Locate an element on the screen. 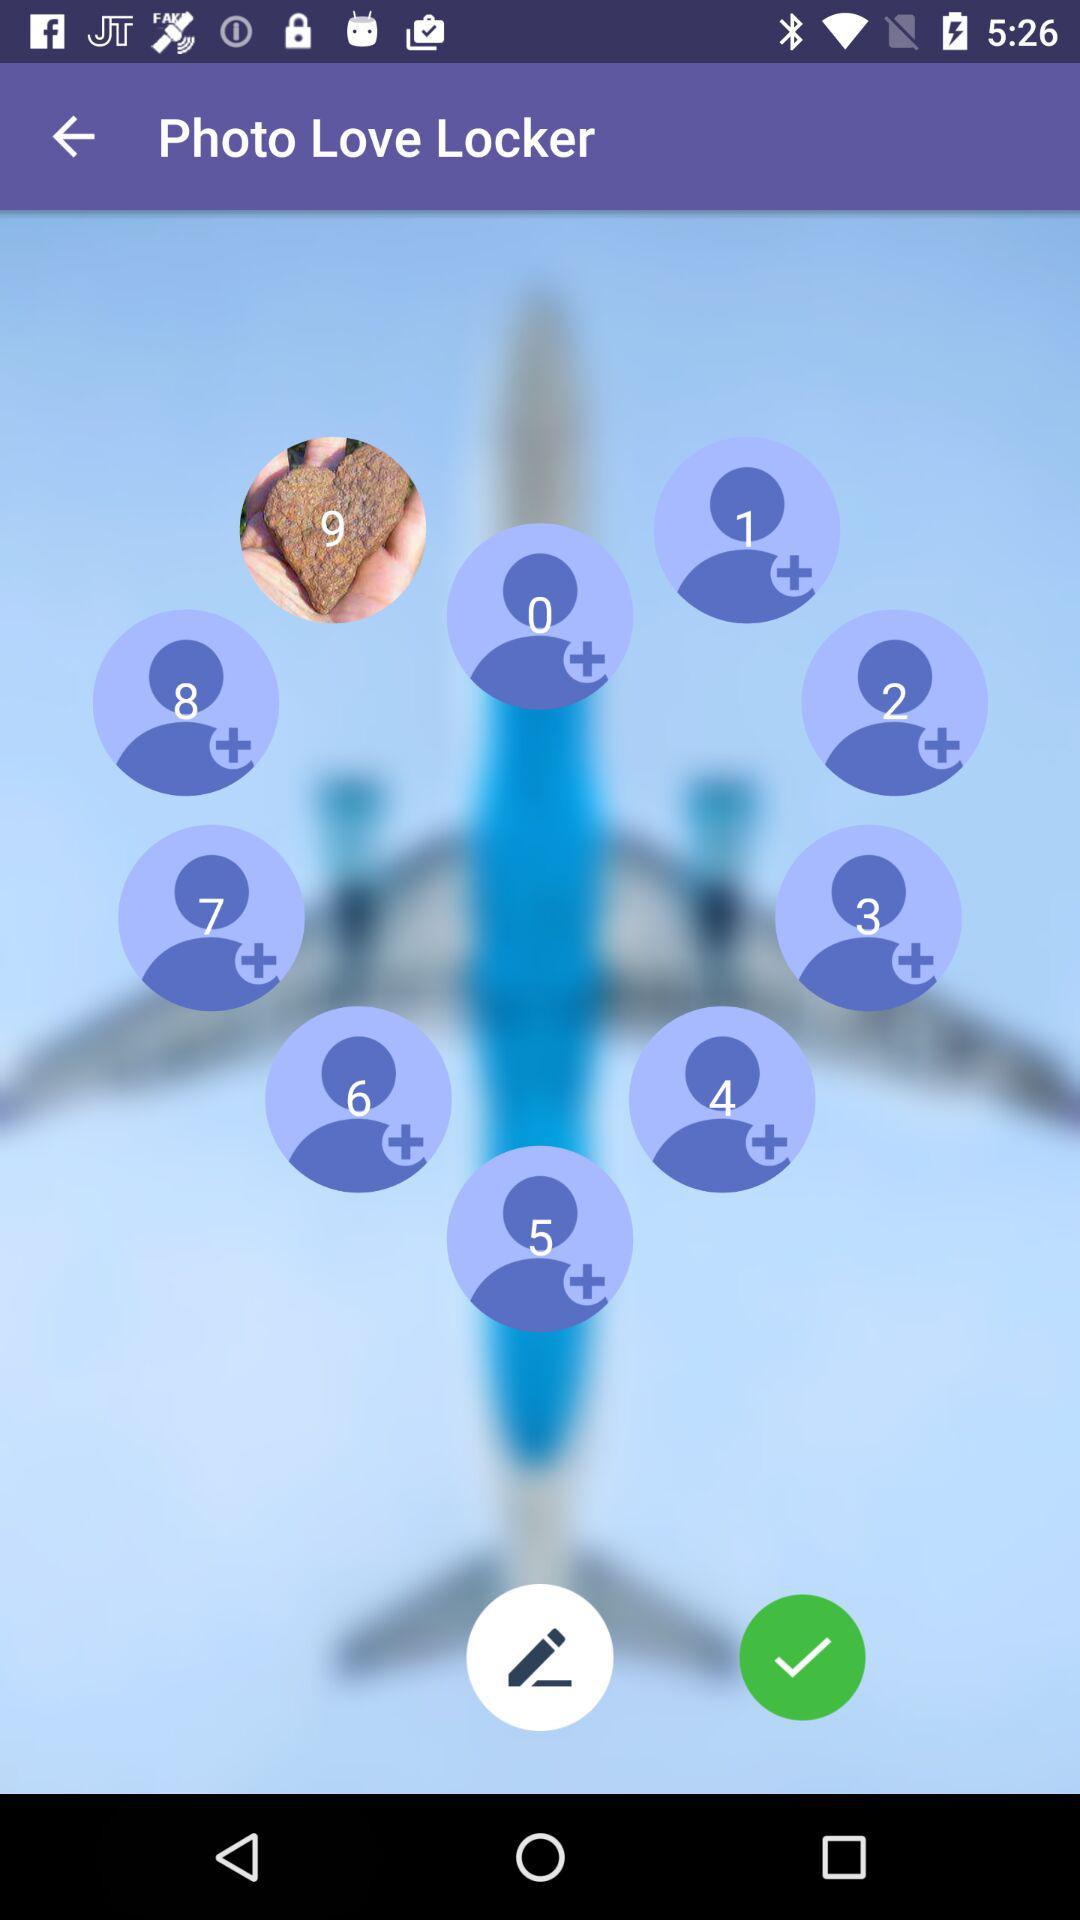  the item next to the photo love locker icon is located at coordinates (72, 135).